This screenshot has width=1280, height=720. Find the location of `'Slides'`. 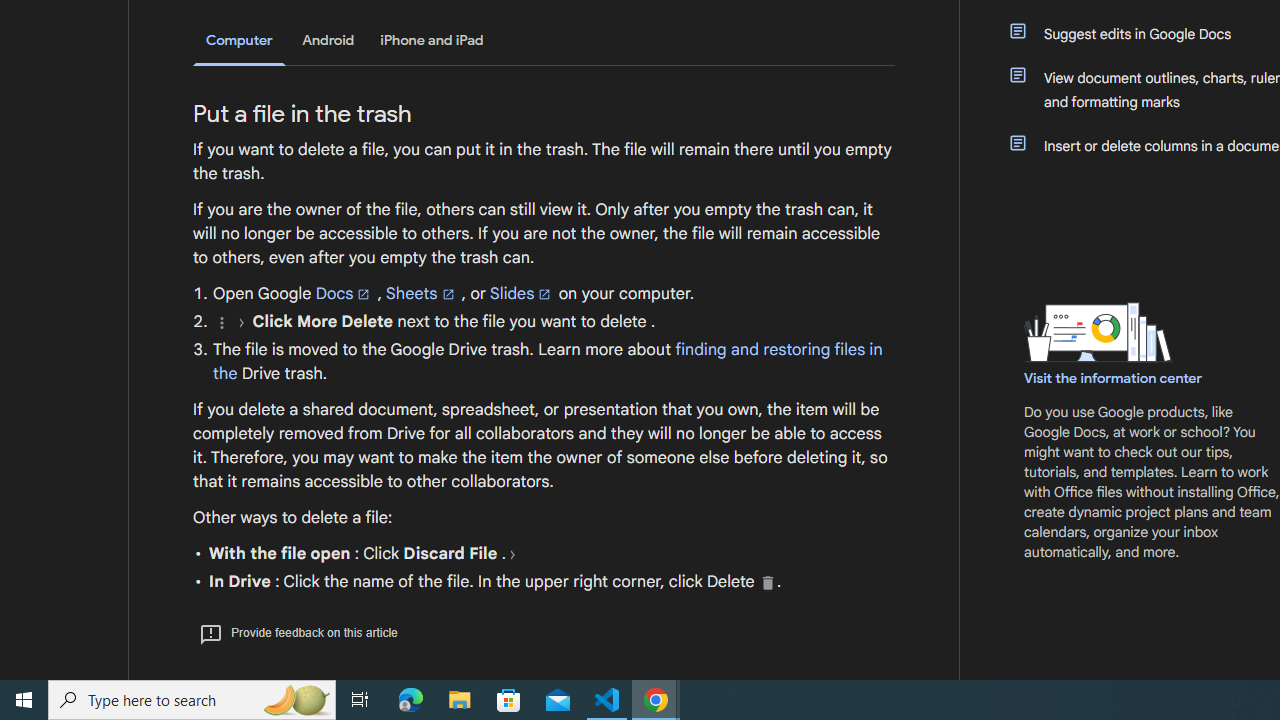

'Slides' is located at coordinates (522, 293).